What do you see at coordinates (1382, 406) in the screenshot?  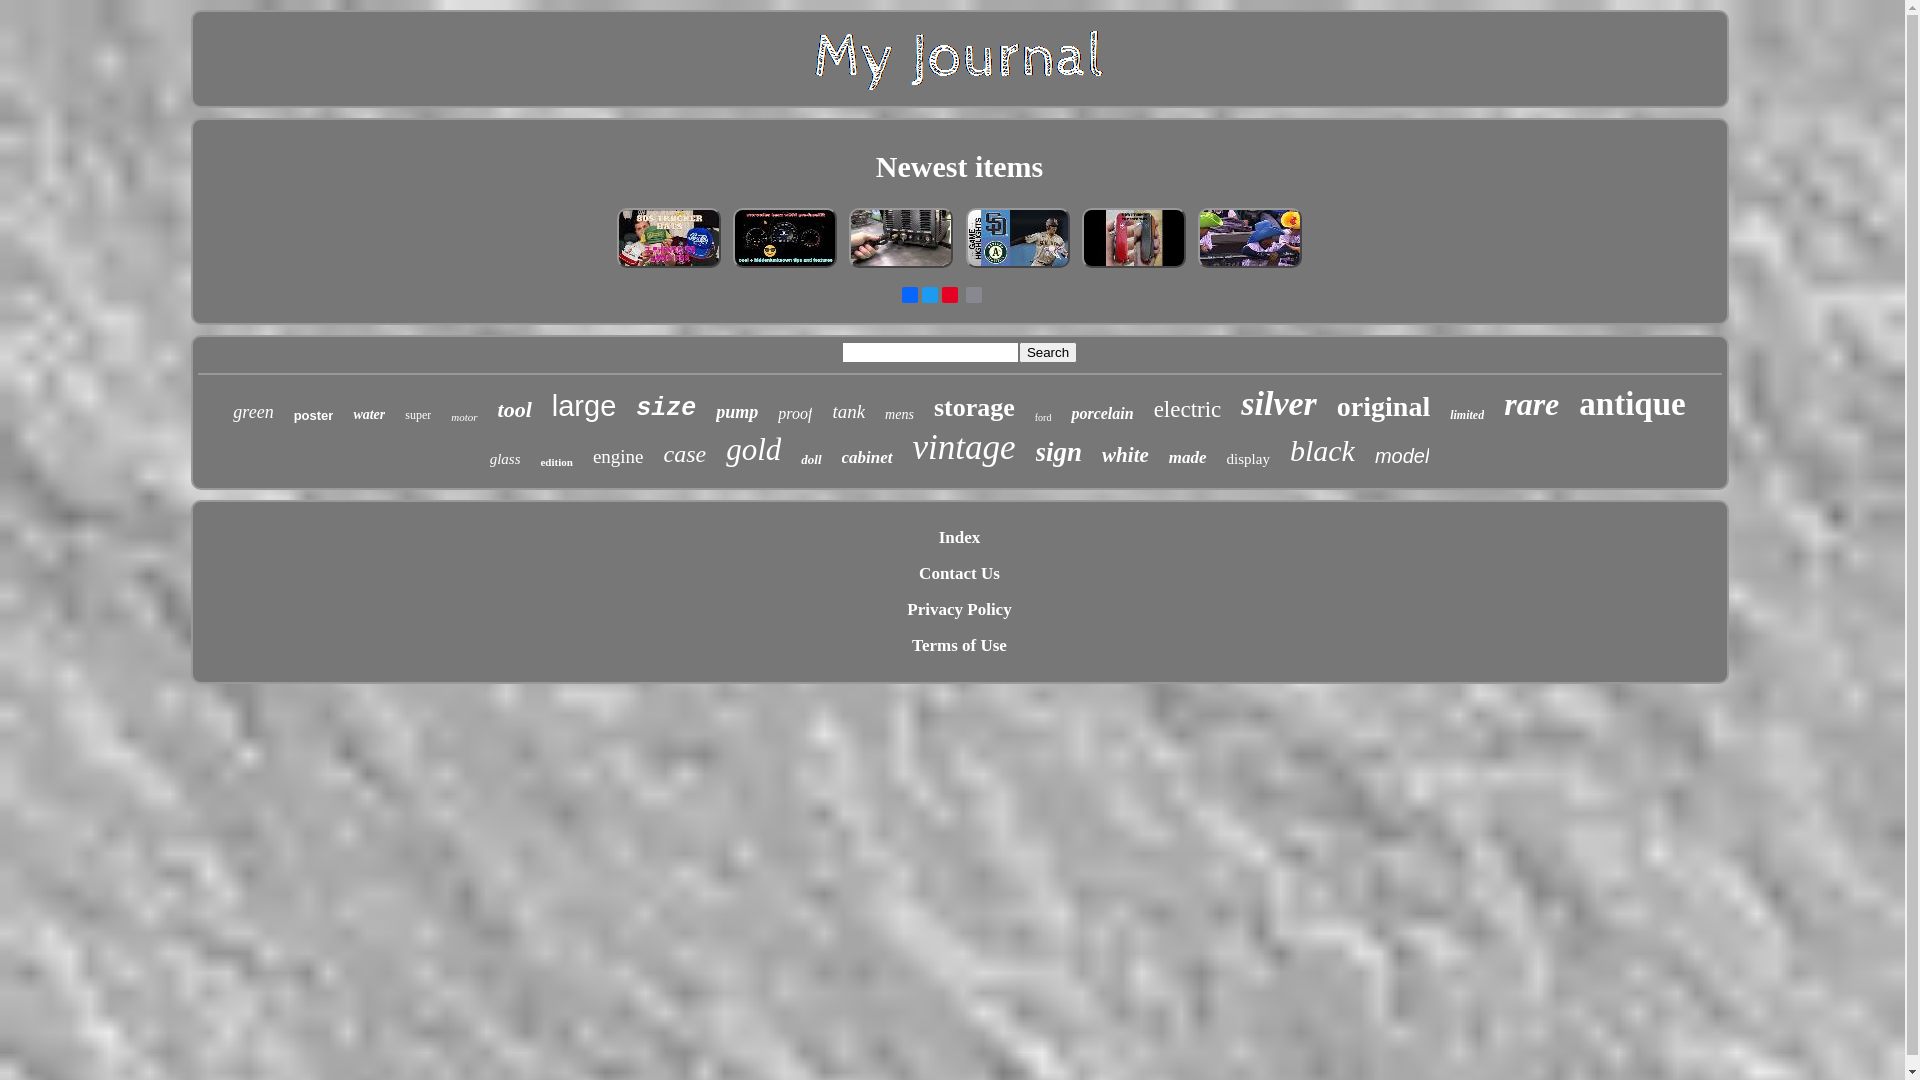 I see `'original'` at bounding box center [1382, 406].